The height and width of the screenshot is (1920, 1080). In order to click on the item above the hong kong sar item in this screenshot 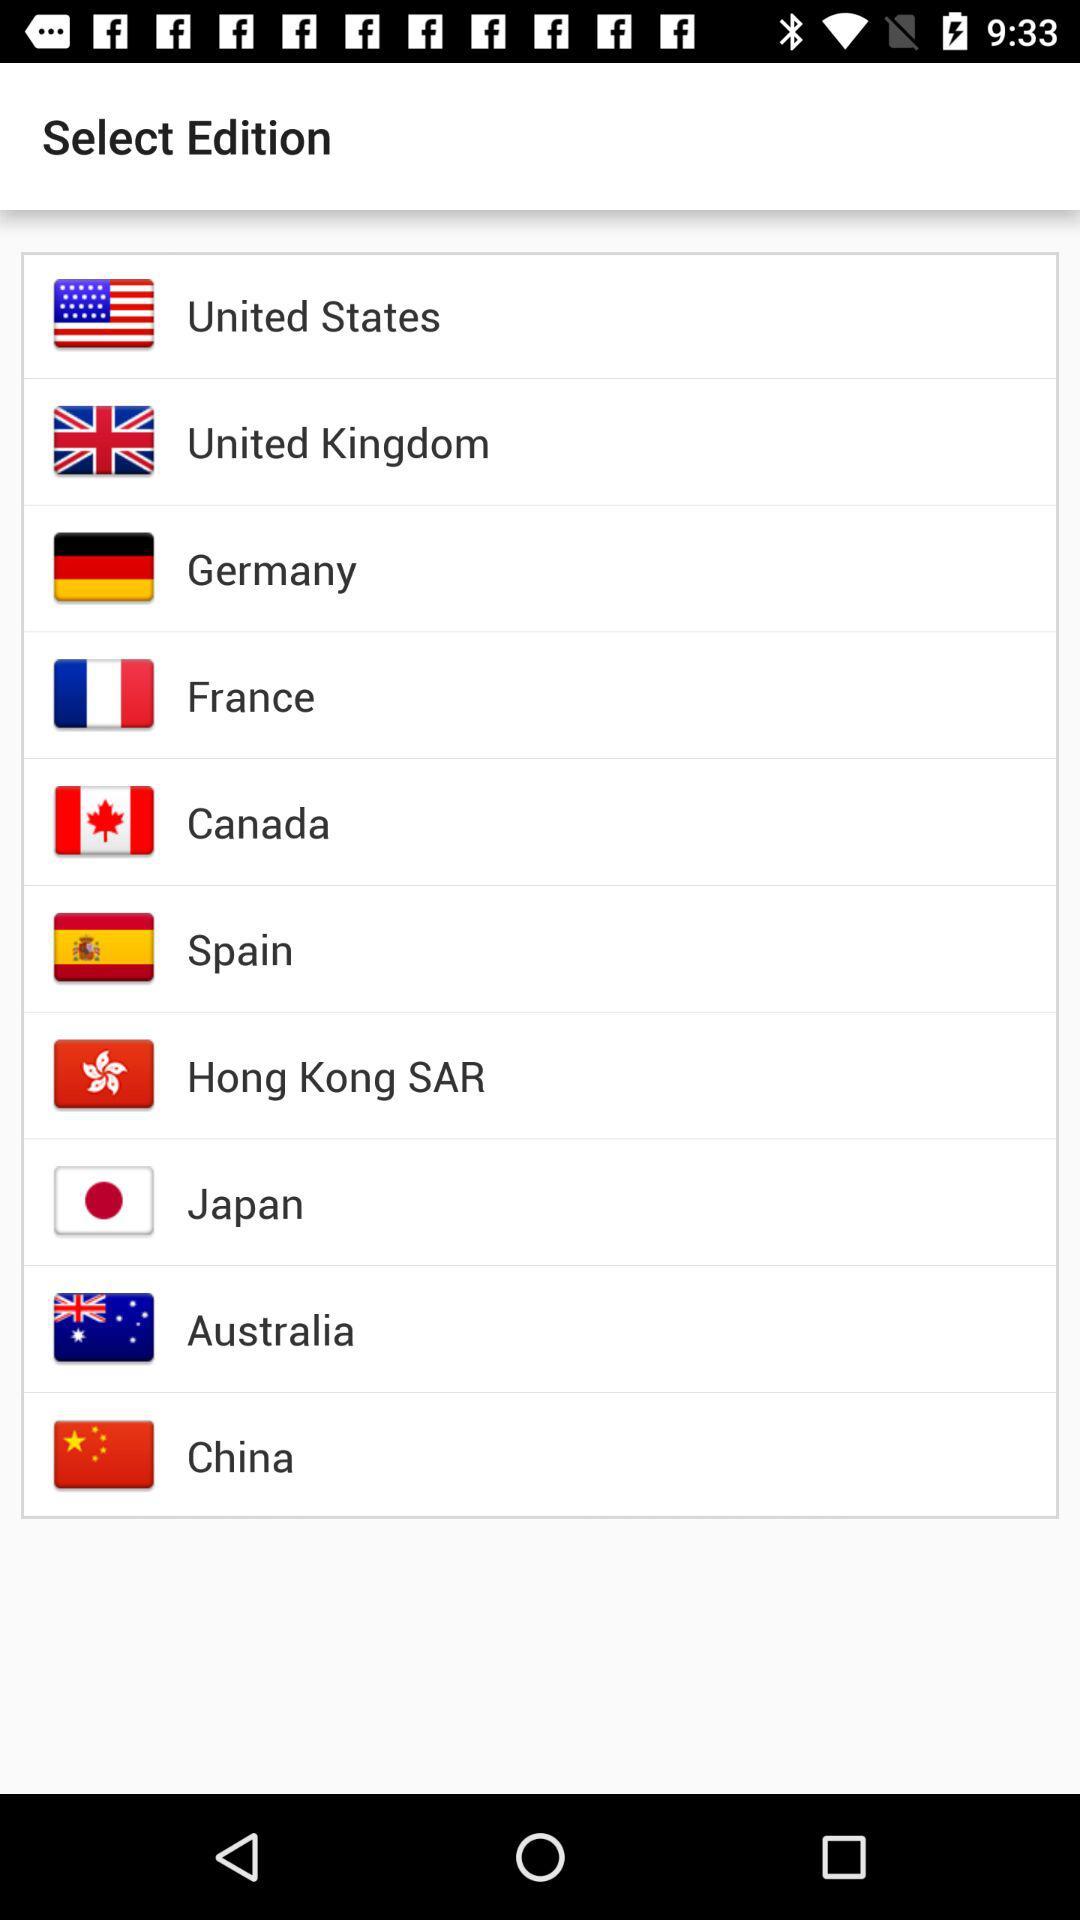, I will do `click(239, 947)`.